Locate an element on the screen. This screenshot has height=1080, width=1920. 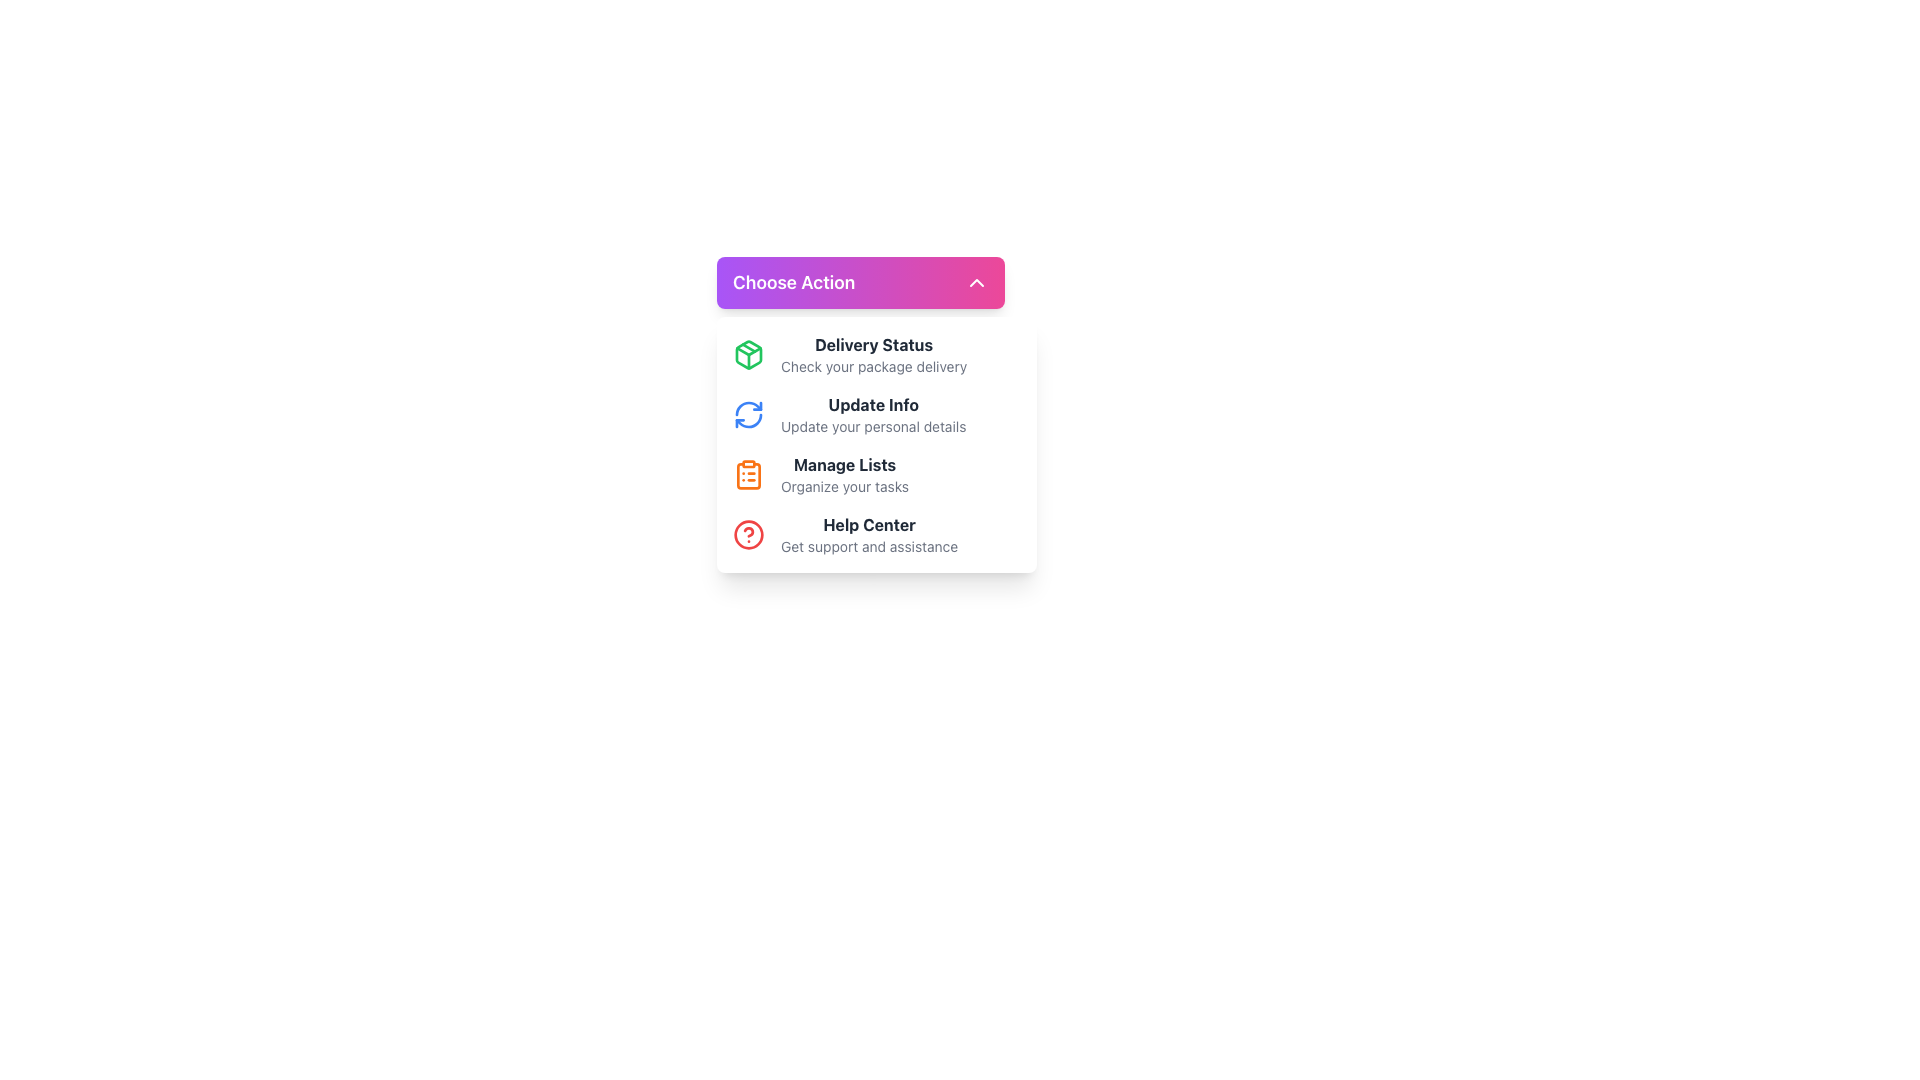
the 'Update Info' menu item, which is the second item in the menu list within the 'Choose Action' dialog, featuring a circular arrow icon and bold gray text is located at coordinates (877, 414).